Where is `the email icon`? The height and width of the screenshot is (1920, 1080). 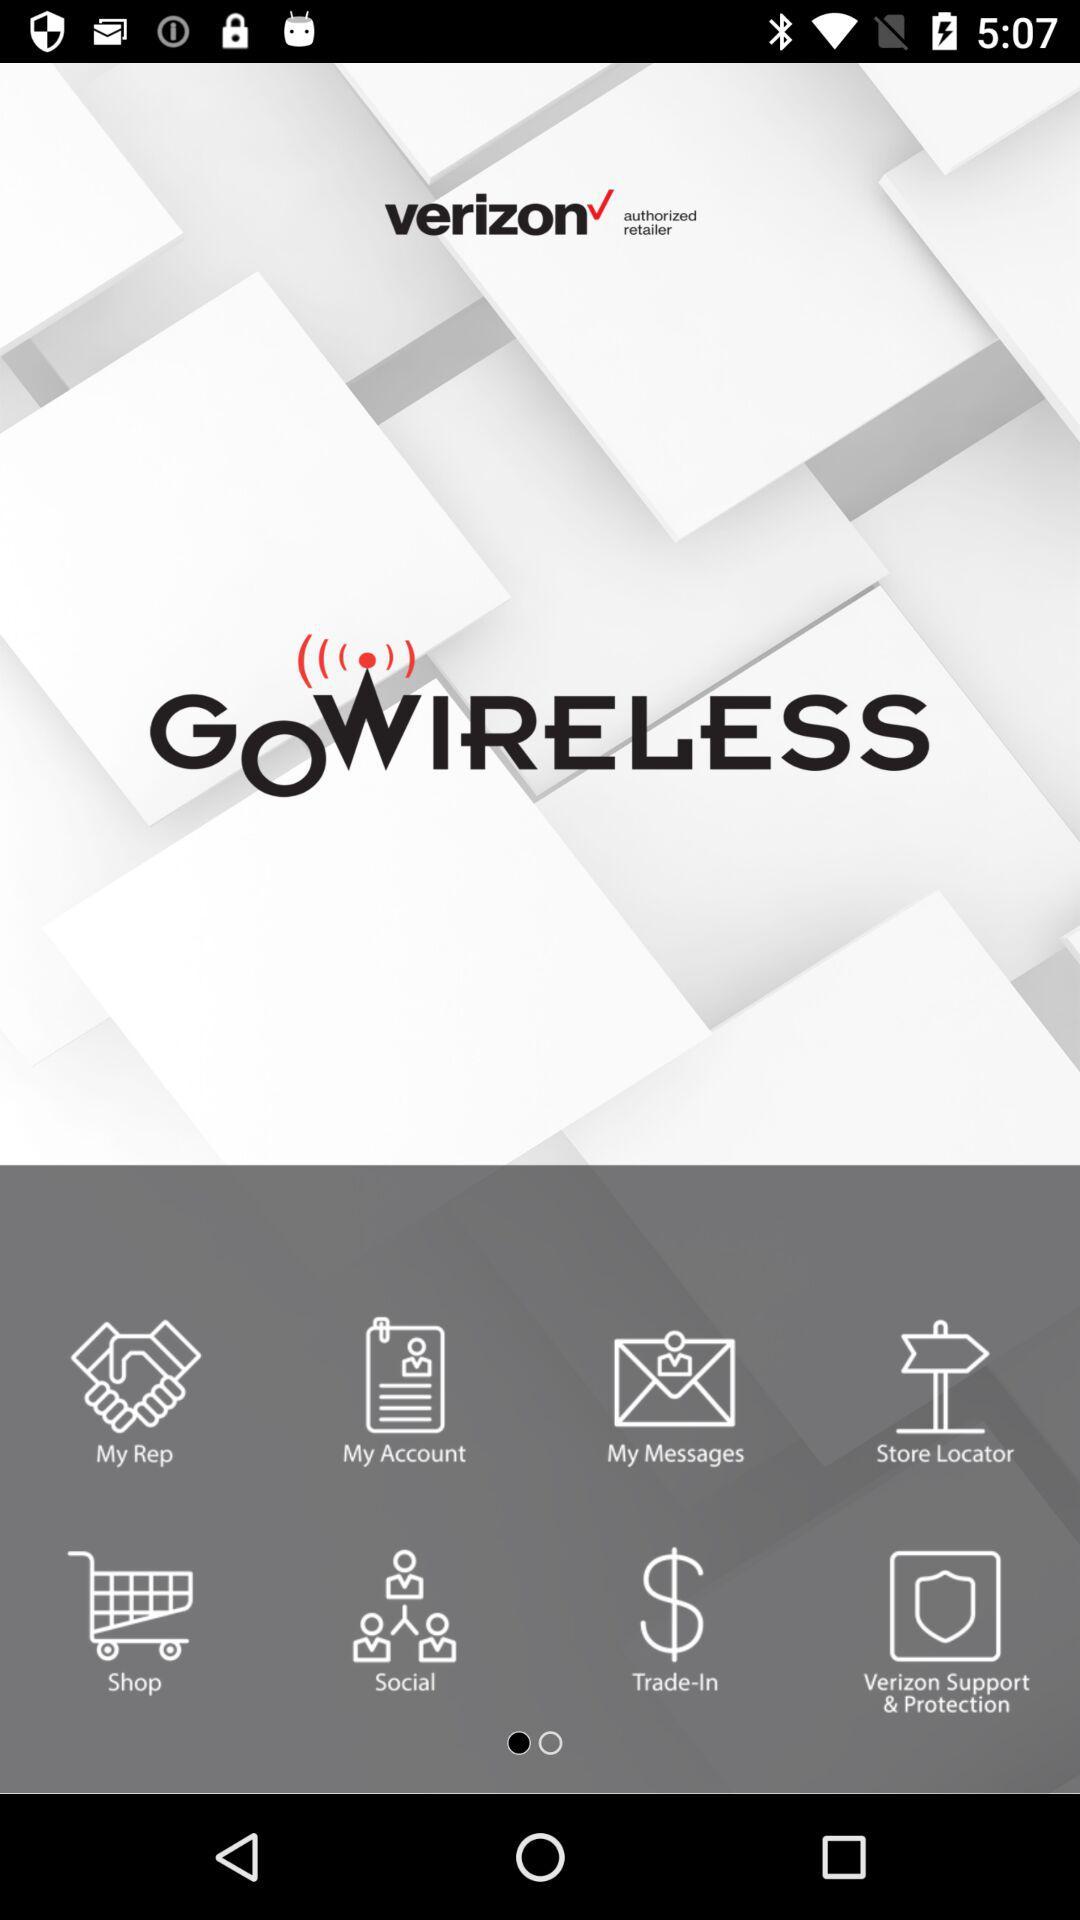
the email icon is located at coordinates (675, 1391).